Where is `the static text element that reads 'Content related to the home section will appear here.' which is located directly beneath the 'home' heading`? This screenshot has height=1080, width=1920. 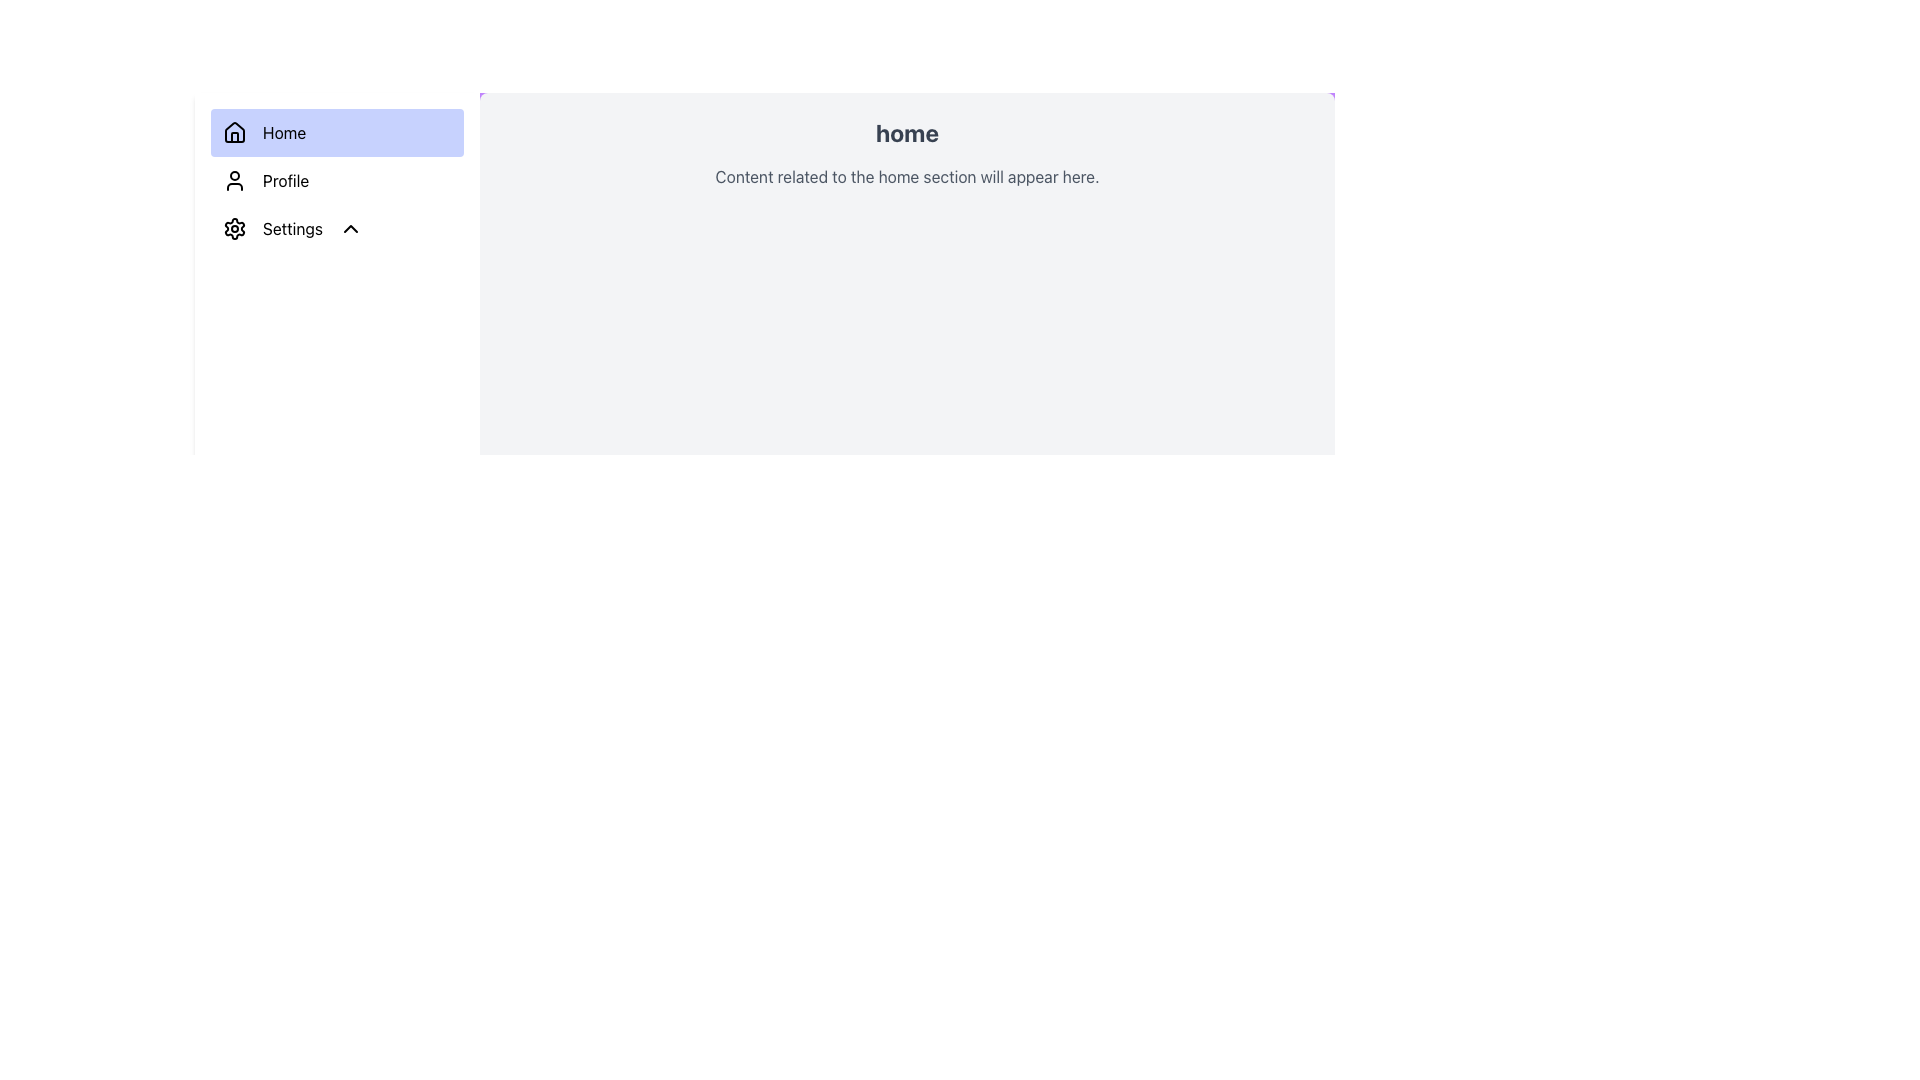 the static text element that reads 'Content related to the home section will appear here.' which is located directly beneath the 'home' heading is located at coordinates (906, 176).